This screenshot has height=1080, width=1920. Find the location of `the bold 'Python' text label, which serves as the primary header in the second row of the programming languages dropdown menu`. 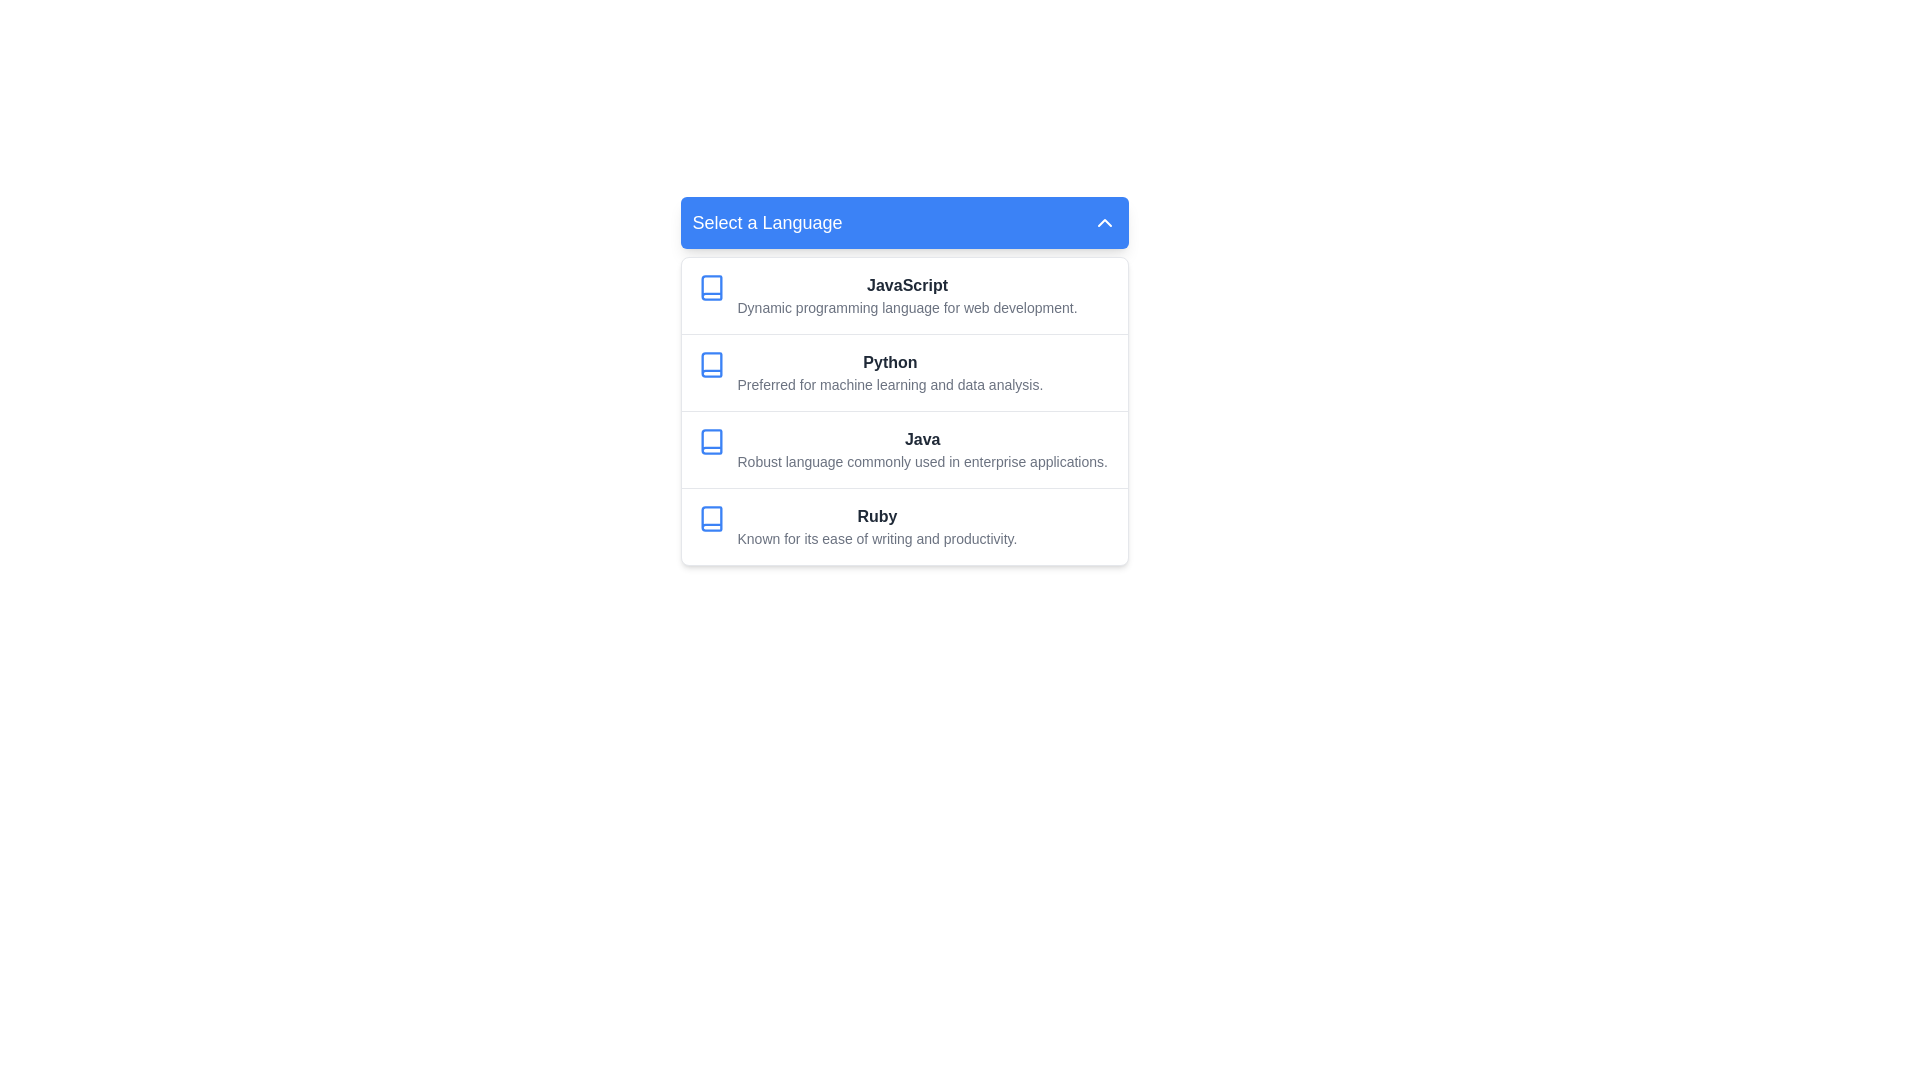

the bold 'Python' text label, which serves as the primary header in the second row of the programming languages dropdown menu is located at coordinates (889, 362).